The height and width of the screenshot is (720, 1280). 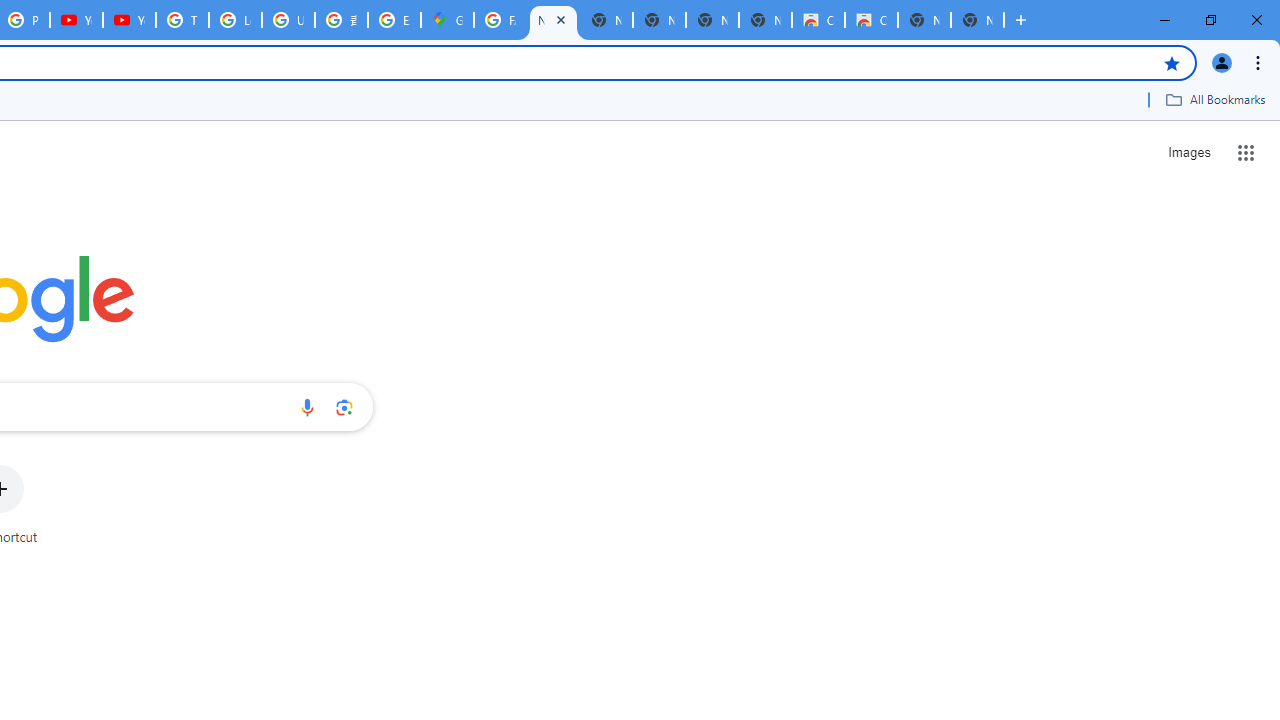 I want to click on 'Tips & tricks for Chrome - Google Chrome Help', so click(x=182, y=20).